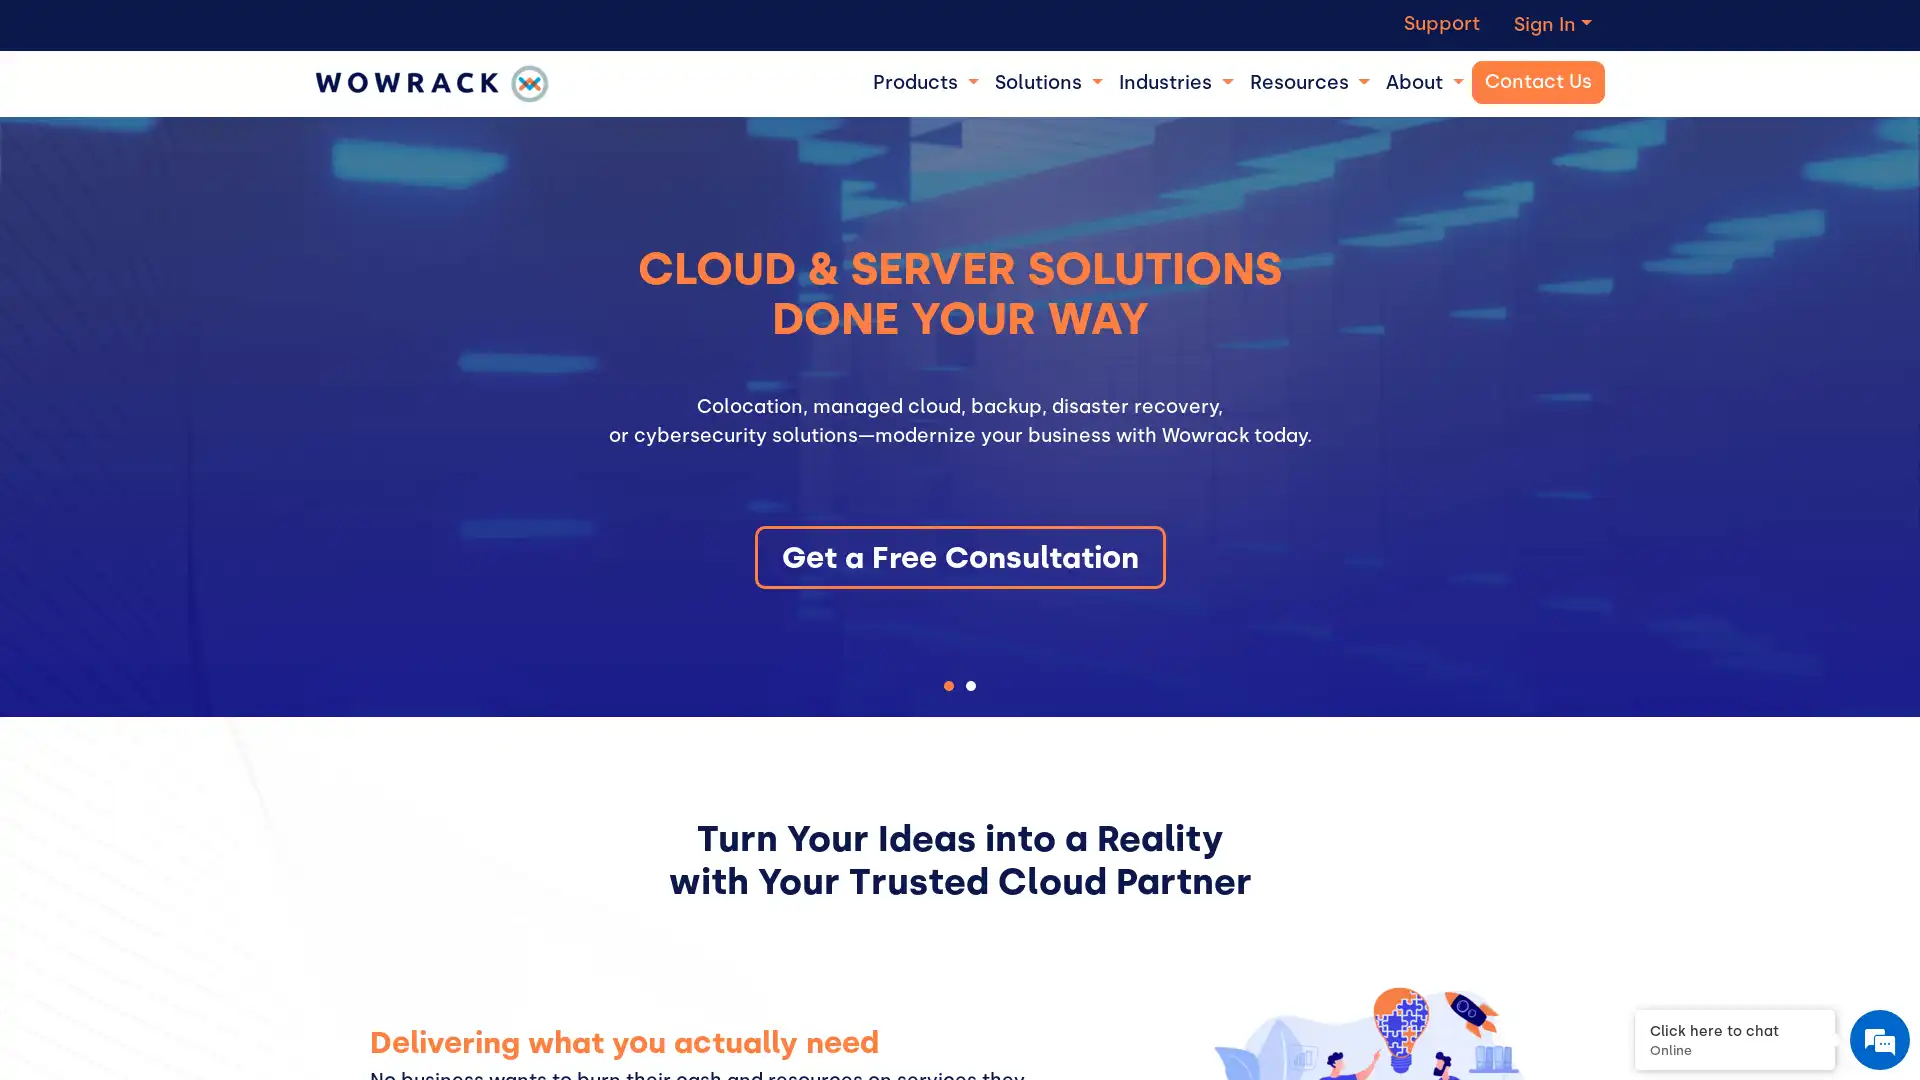 The height and width of the screenshot is (1080, 1920). What do you see at coordinates (970, 684) in the screenshot?
I see `Goto slide 2` at bounding box center [970, 684].